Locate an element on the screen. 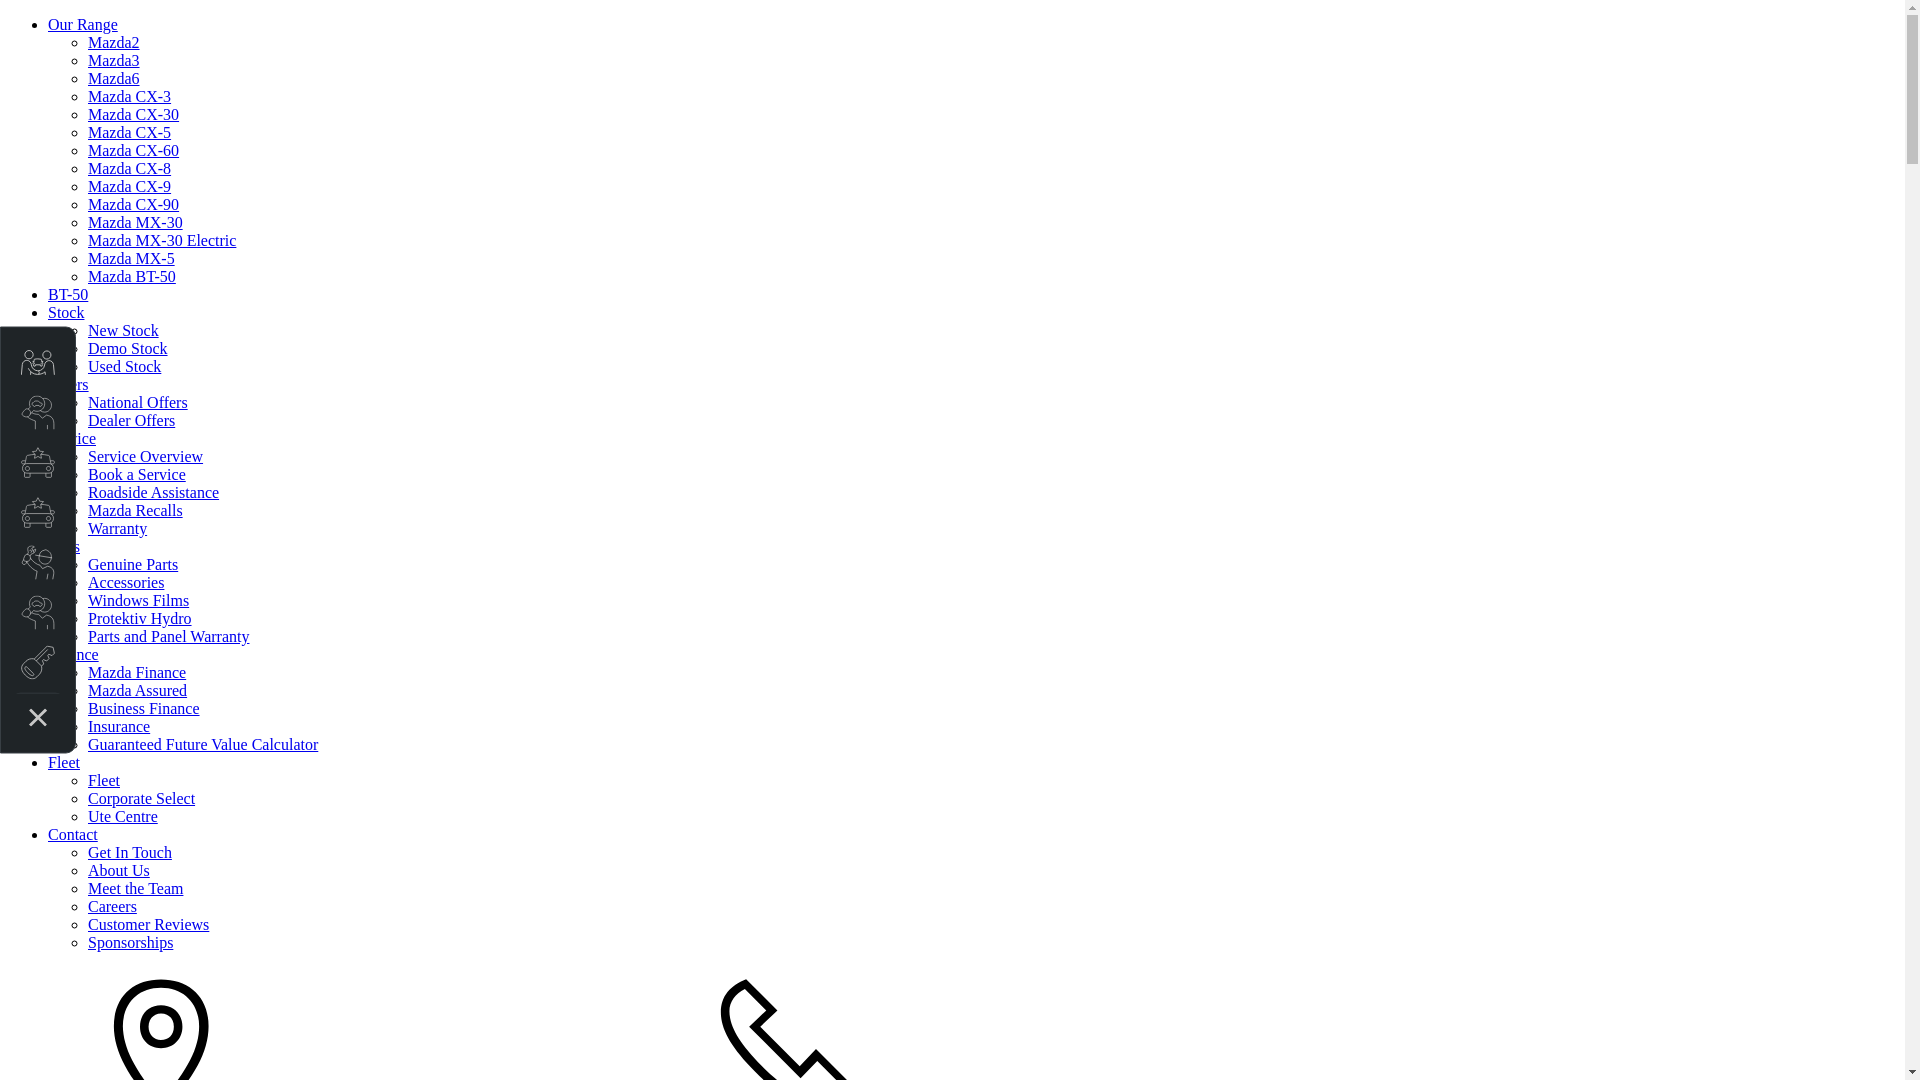 This screenshot has height=1080, width=1920. 'Service Overview' is located at coordinates (144, 456).